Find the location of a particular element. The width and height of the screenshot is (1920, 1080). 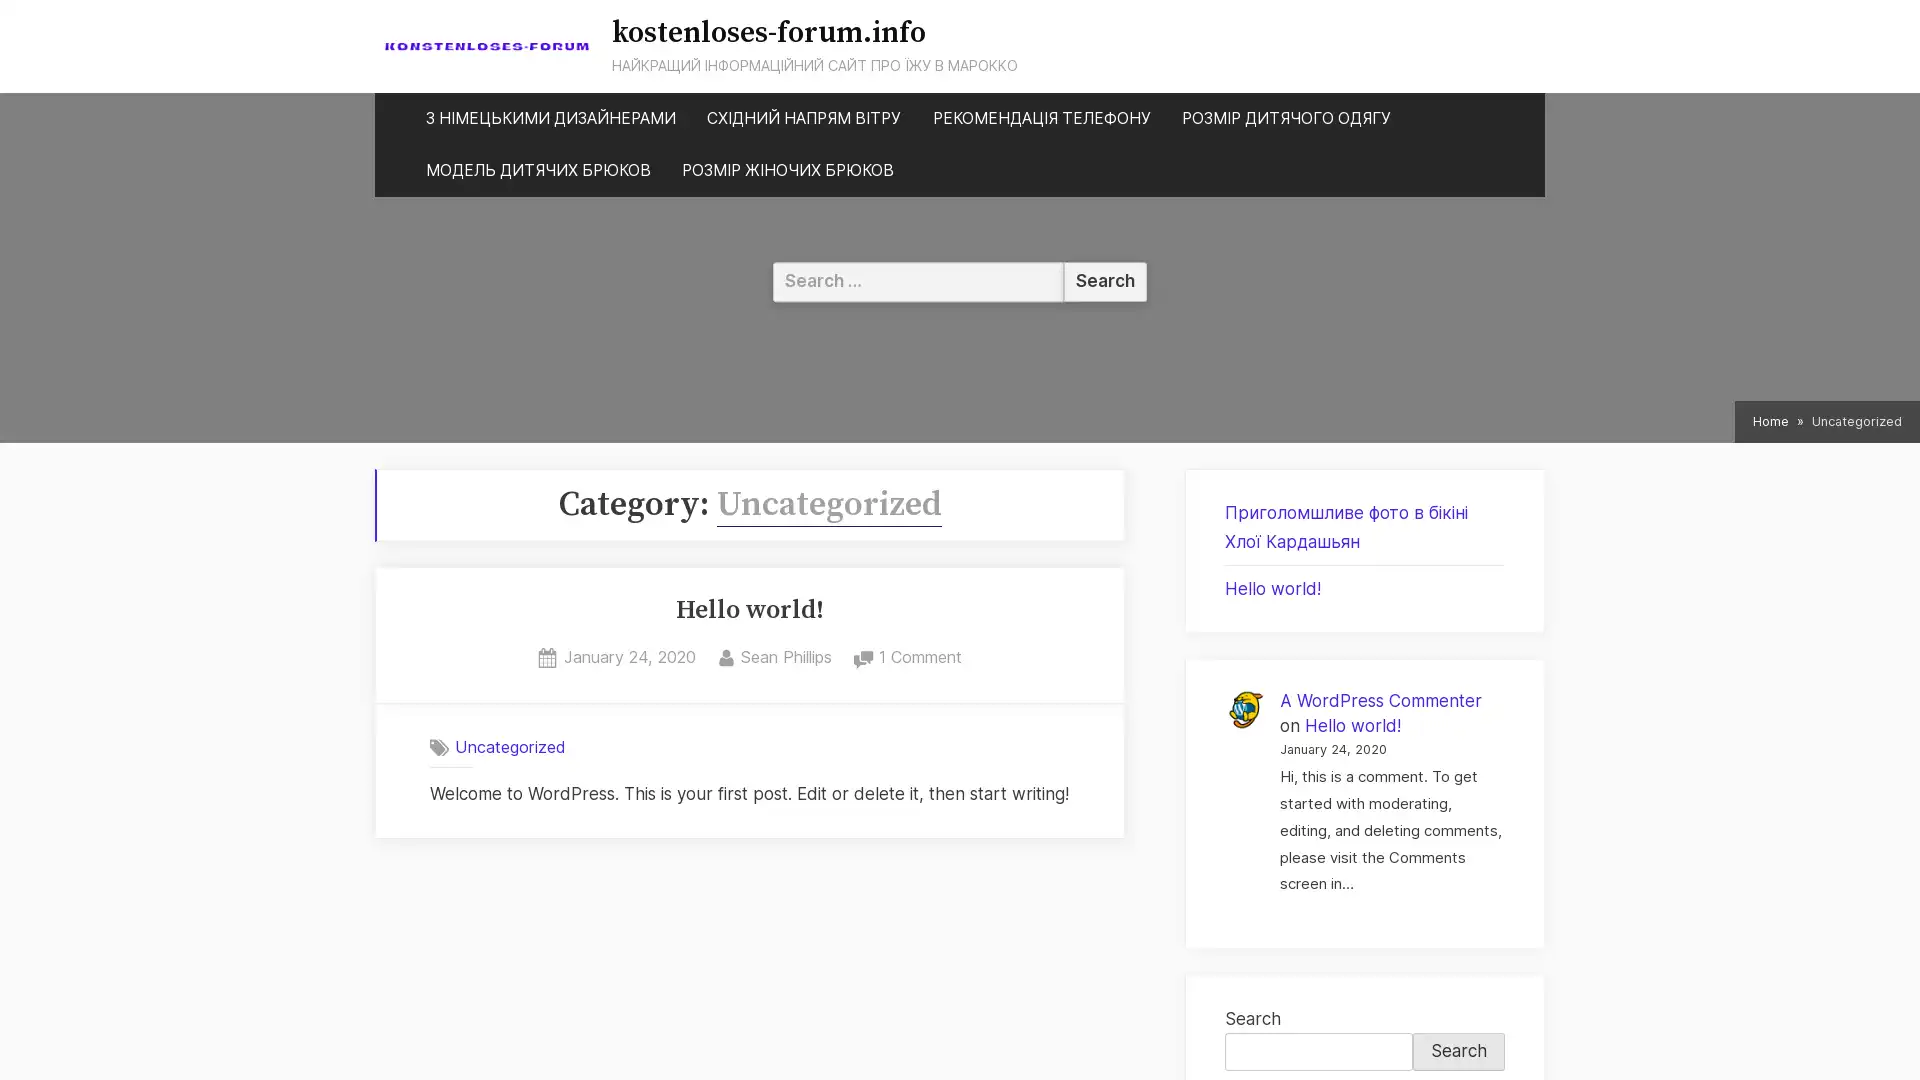

Search is located at coordinates (1104, 281).